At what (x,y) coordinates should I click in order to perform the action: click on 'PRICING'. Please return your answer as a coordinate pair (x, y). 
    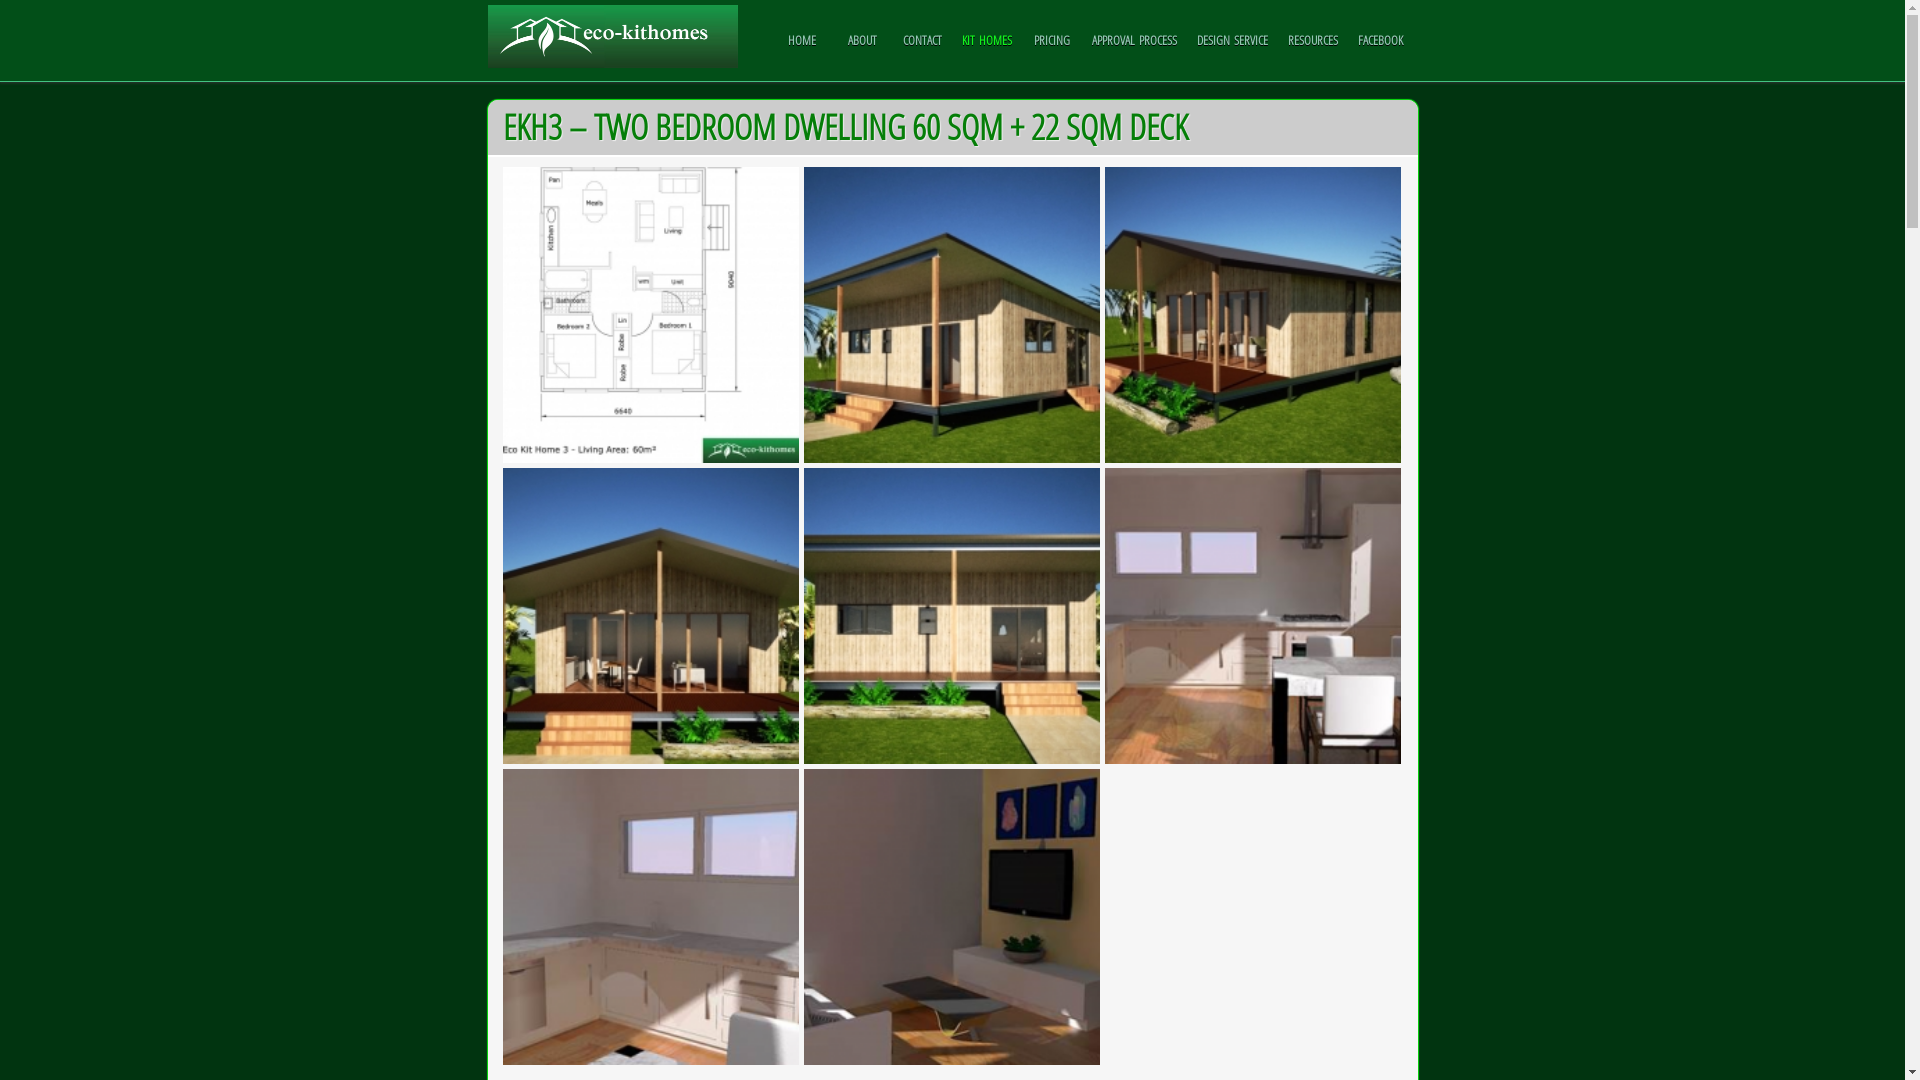
    Looking at the image, I should click on (1050, 39).